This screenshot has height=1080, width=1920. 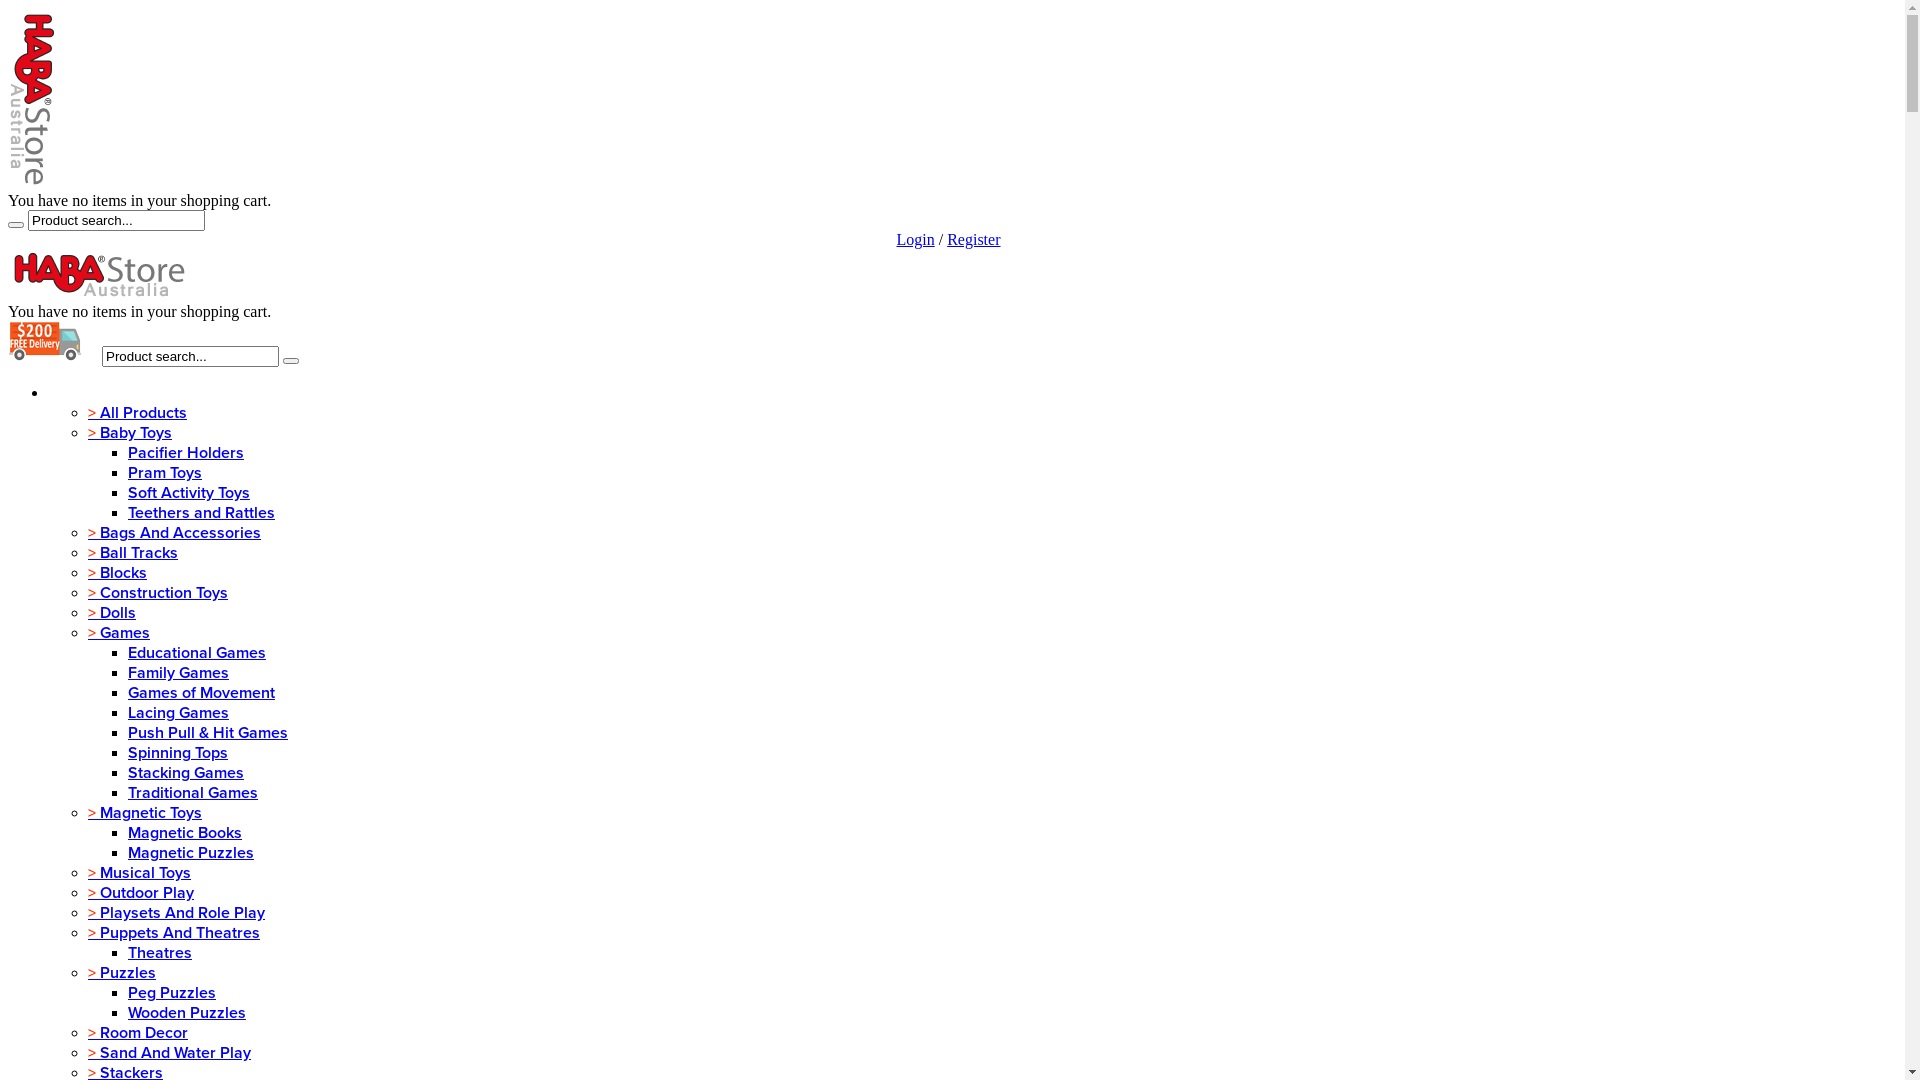 What do you see at coordinates (158, 951) in the screenshot?
I see `'Theatres'` at bounding box center [158, 951].